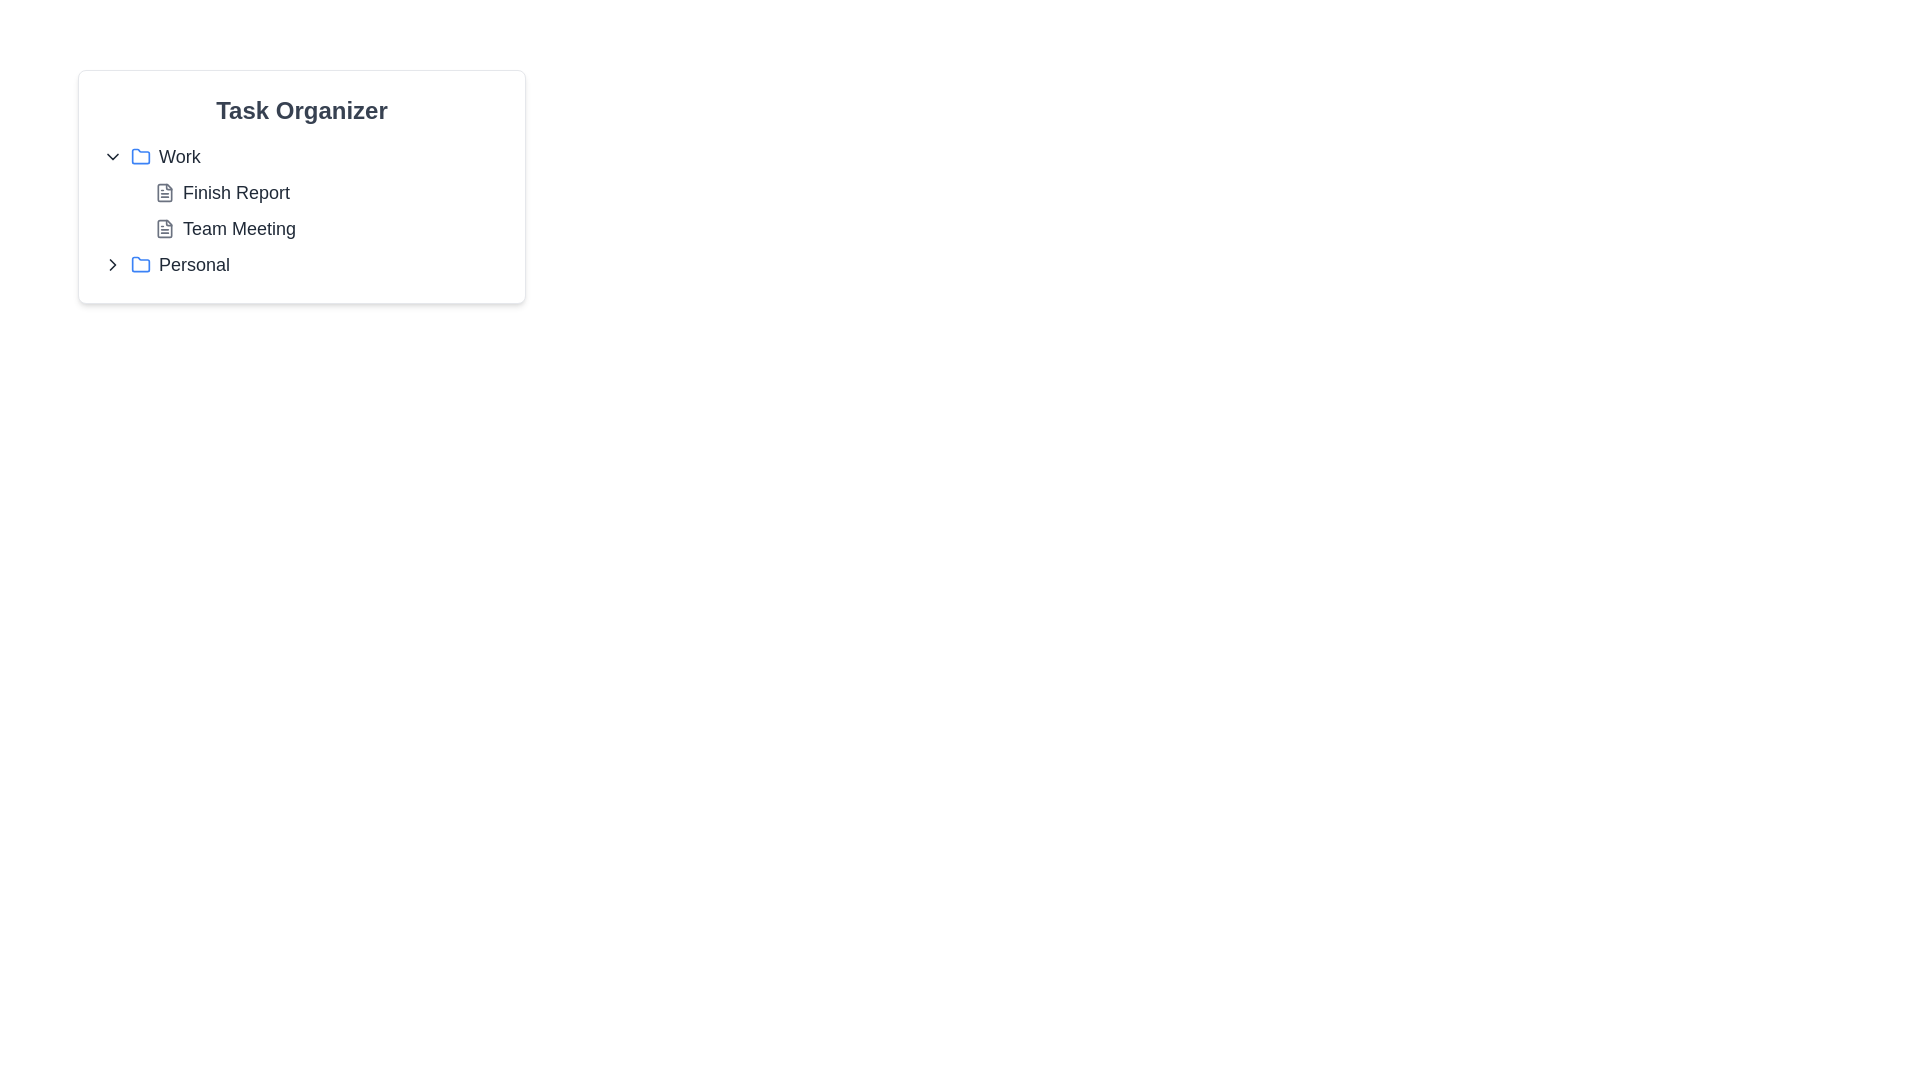 The image size is (1920, 1080). What do you see at coordinates (139, 264) in the screenshot?
I see `the small blue outlined folder icon located to the left of the 'Personal' text under the 'Task Organizer' header` at bounding box center [139, 264].